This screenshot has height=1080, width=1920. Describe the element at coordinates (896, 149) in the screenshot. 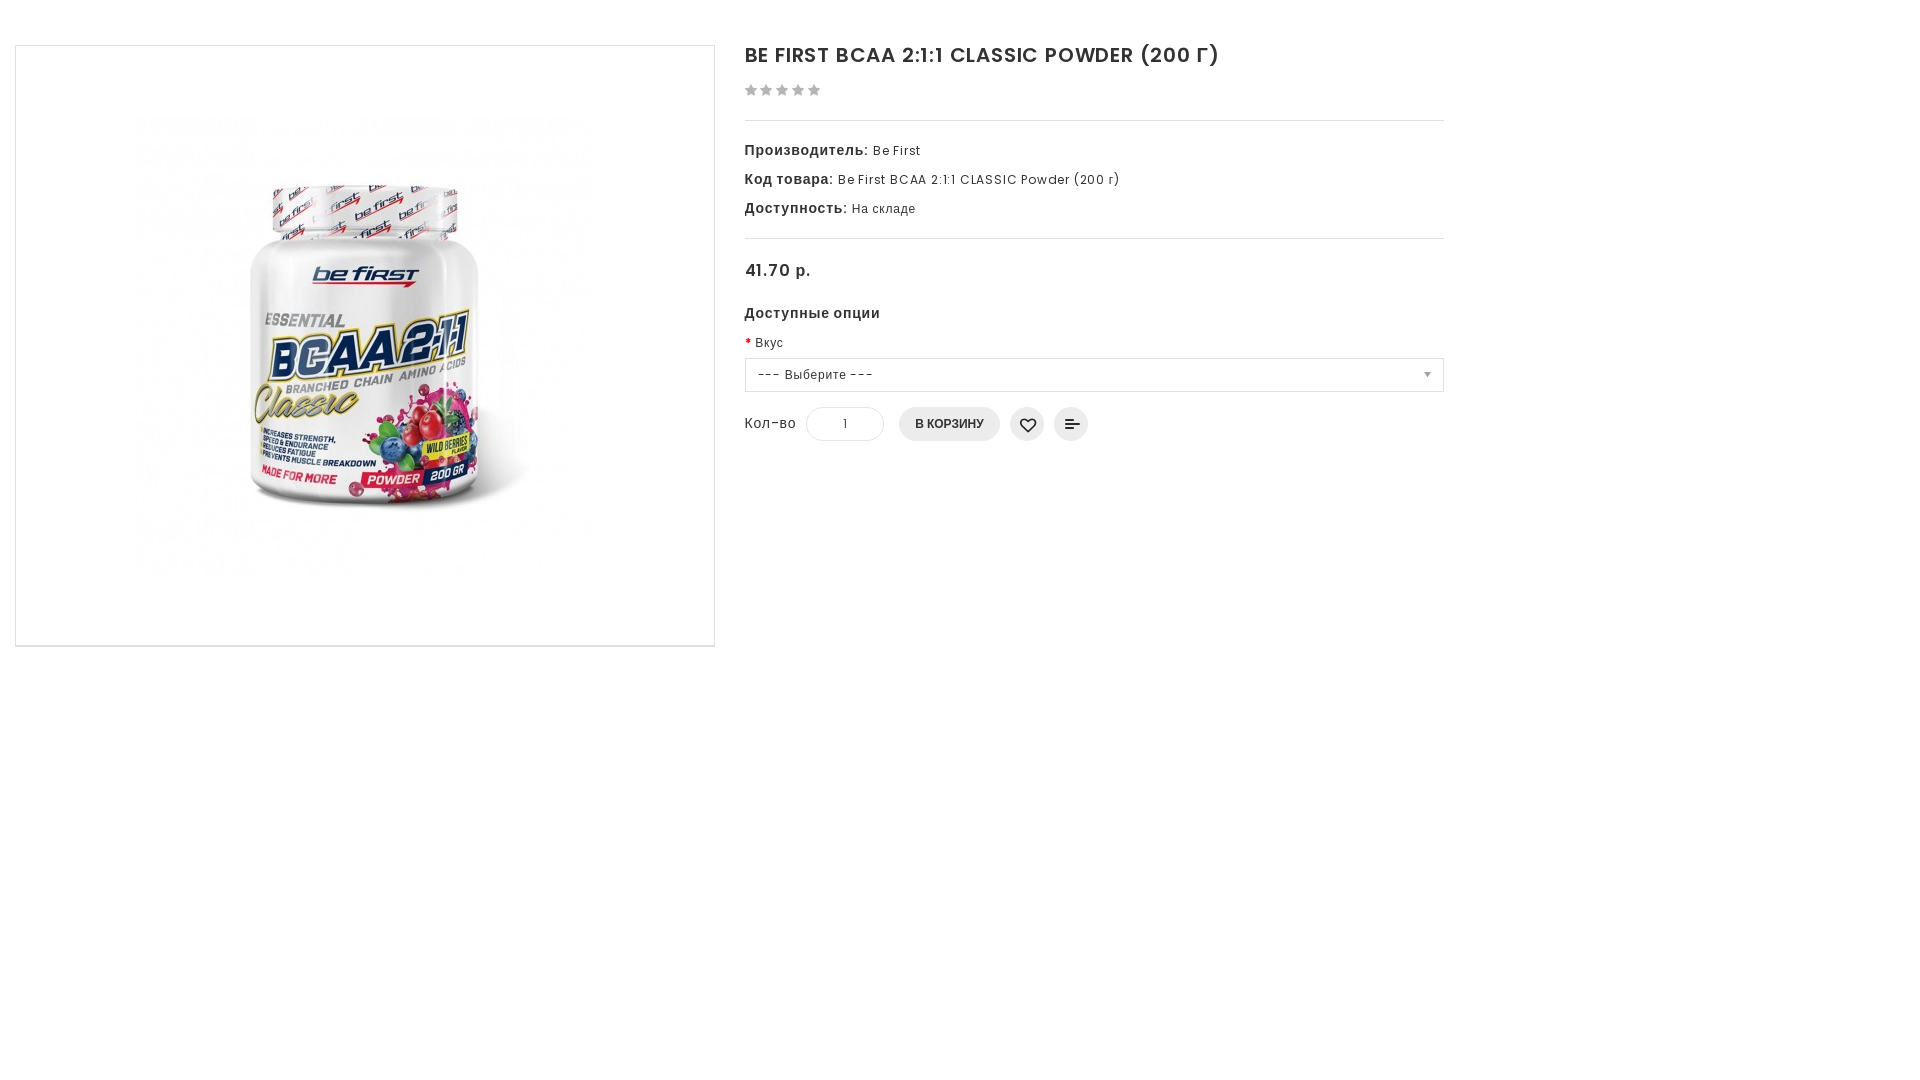

I see `'Be First'` at that location.